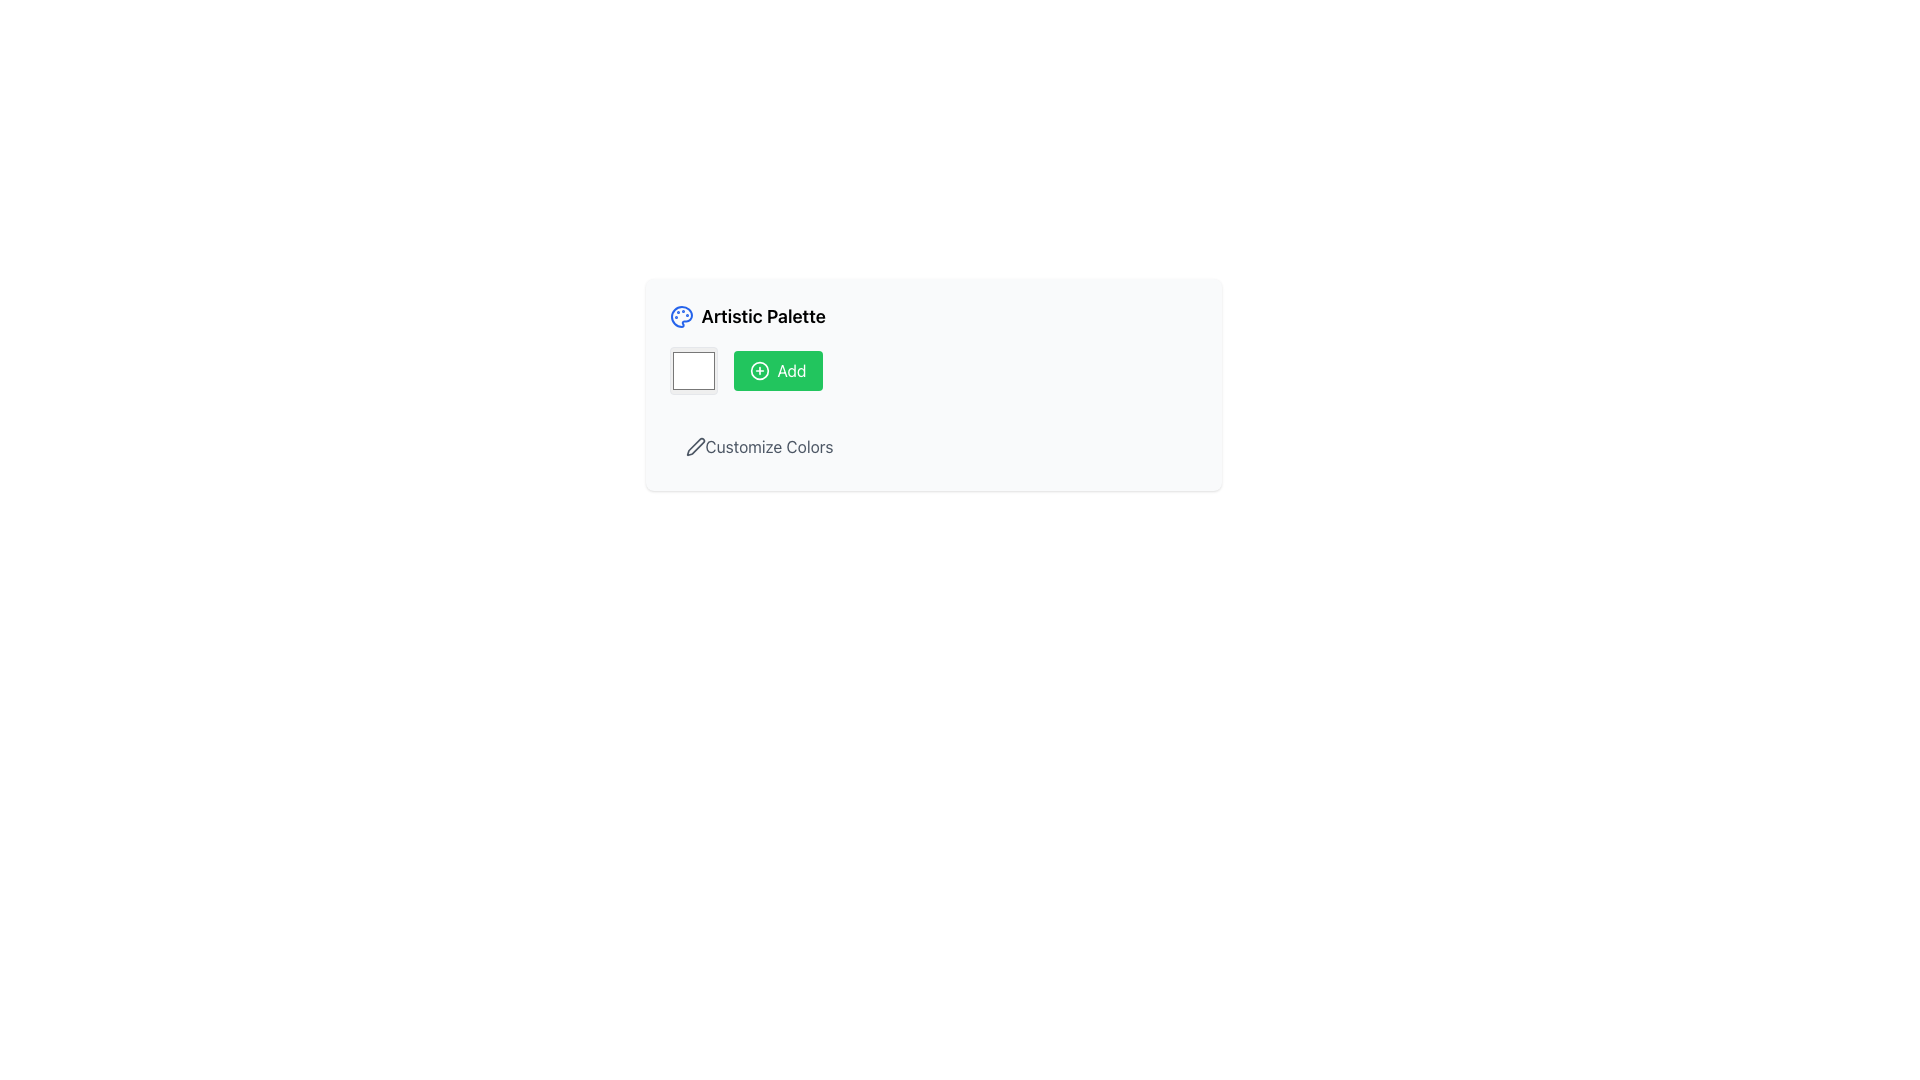  Describe the element at coordinates (681, 315) in the screenshot. I see `the artistic palette icon with a blue outline located next to the text 'Artistic Palette'` at that location.